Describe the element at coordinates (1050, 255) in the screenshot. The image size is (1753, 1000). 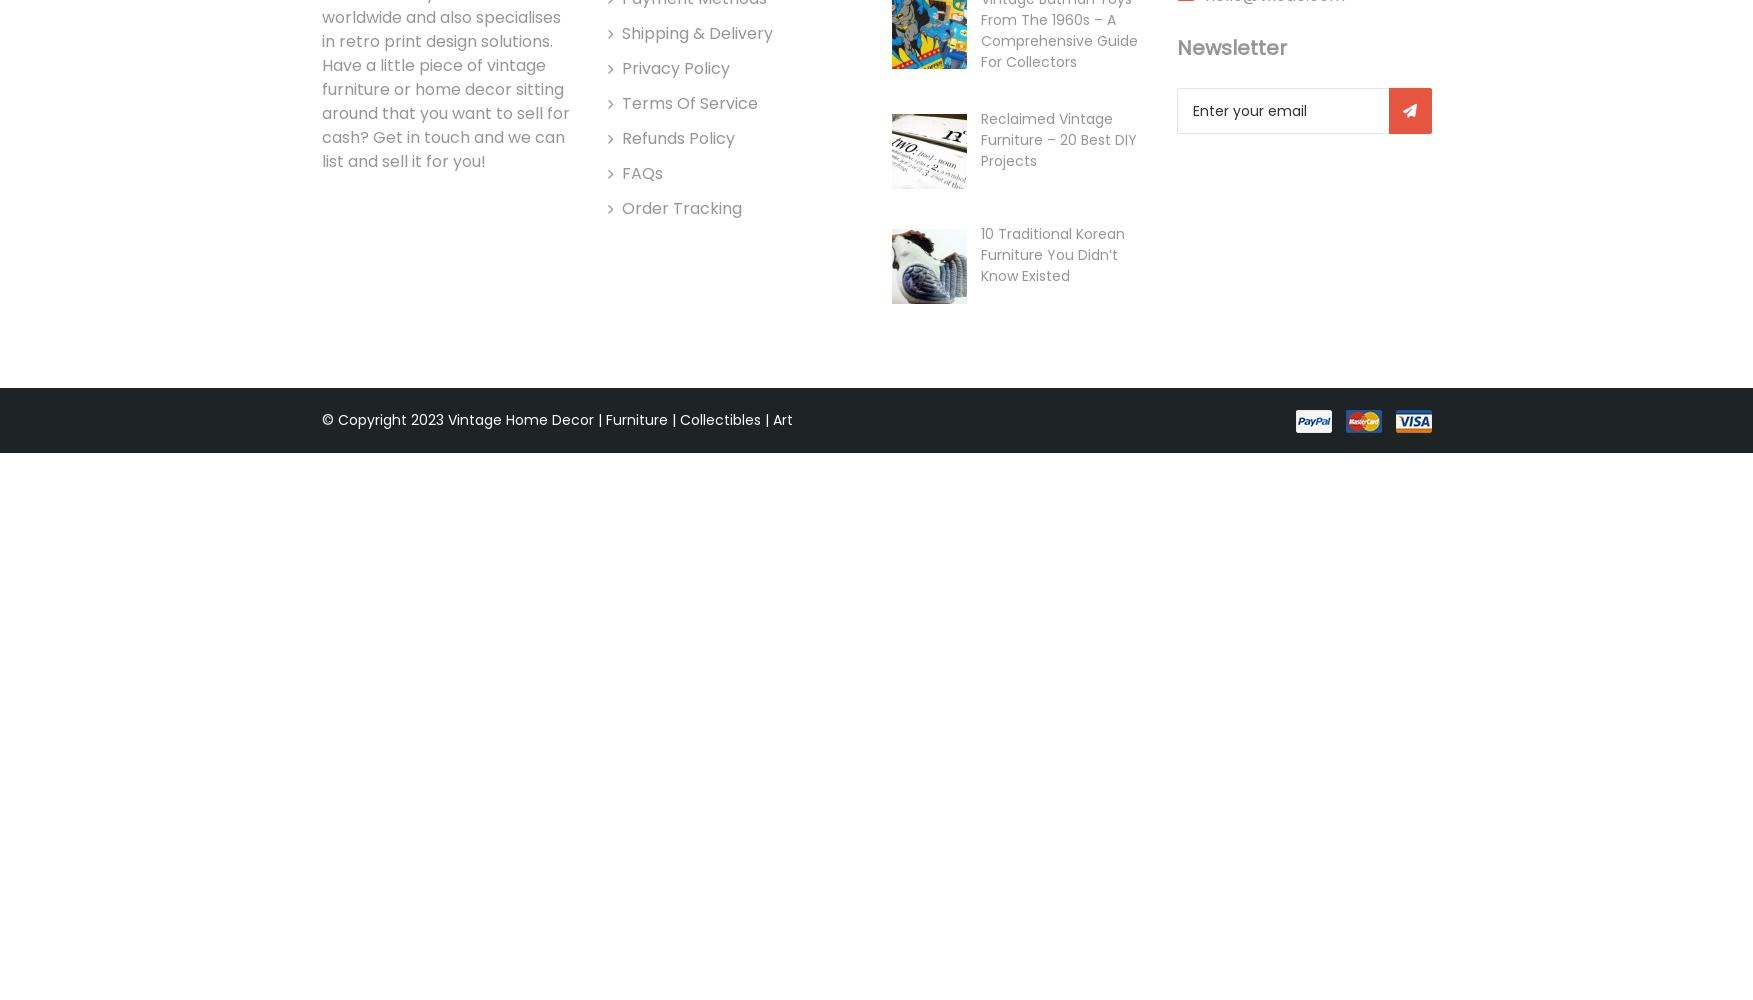
I see `'10 Traditional Korean Furniture You Didn’t Know Existed'` at that location.